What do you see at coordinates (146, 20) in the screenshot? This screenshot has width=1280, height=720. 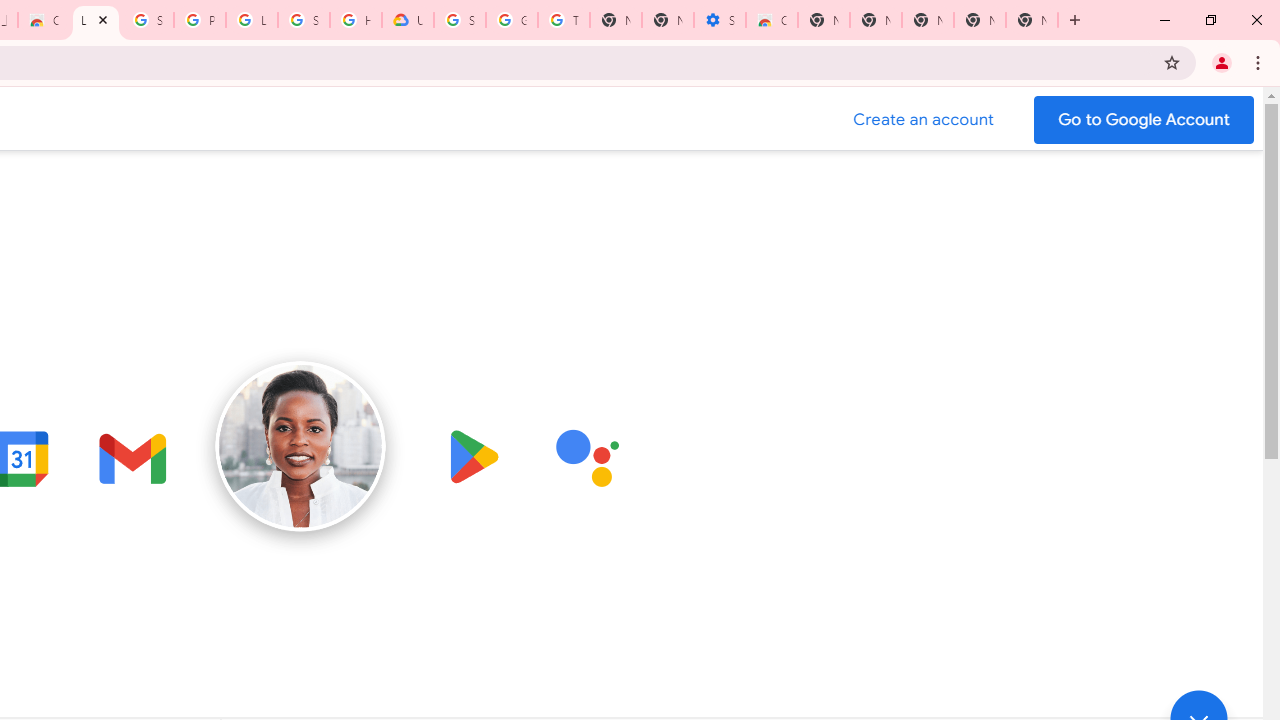 I see `'Sign in - Google Accounts'` at bounding box center [146, 20].